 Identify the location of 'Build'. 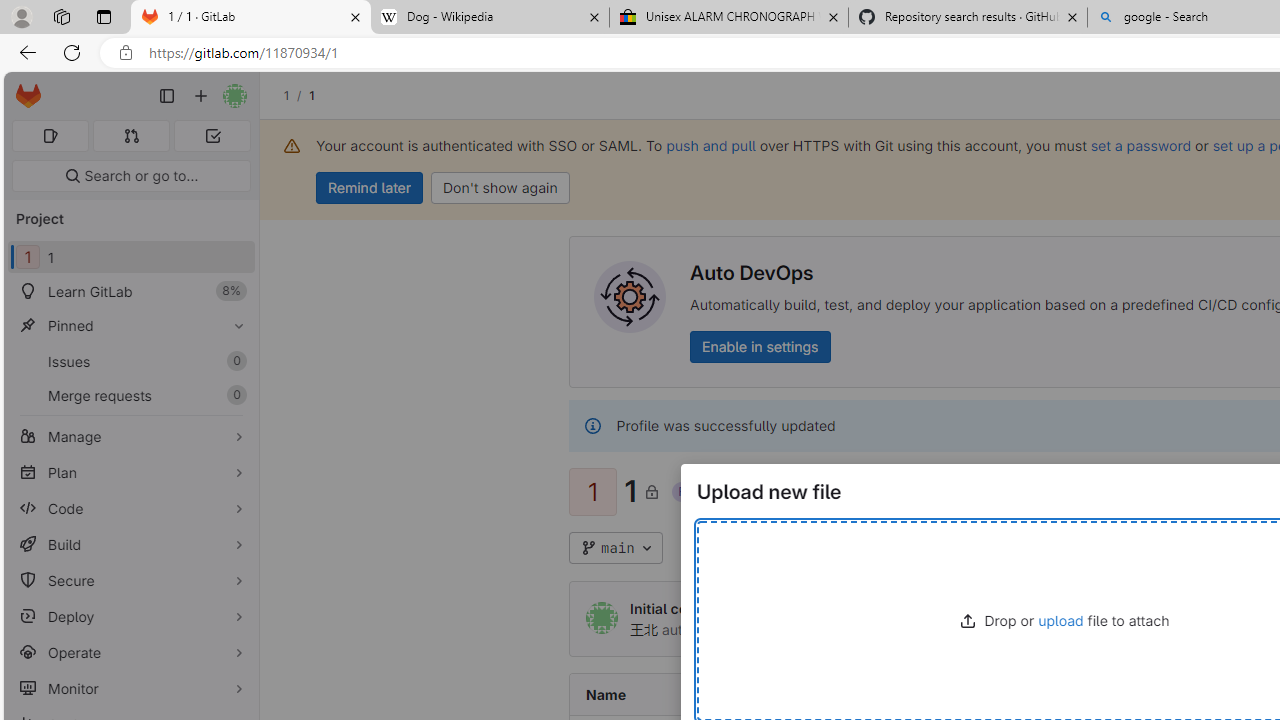
(130, 544).